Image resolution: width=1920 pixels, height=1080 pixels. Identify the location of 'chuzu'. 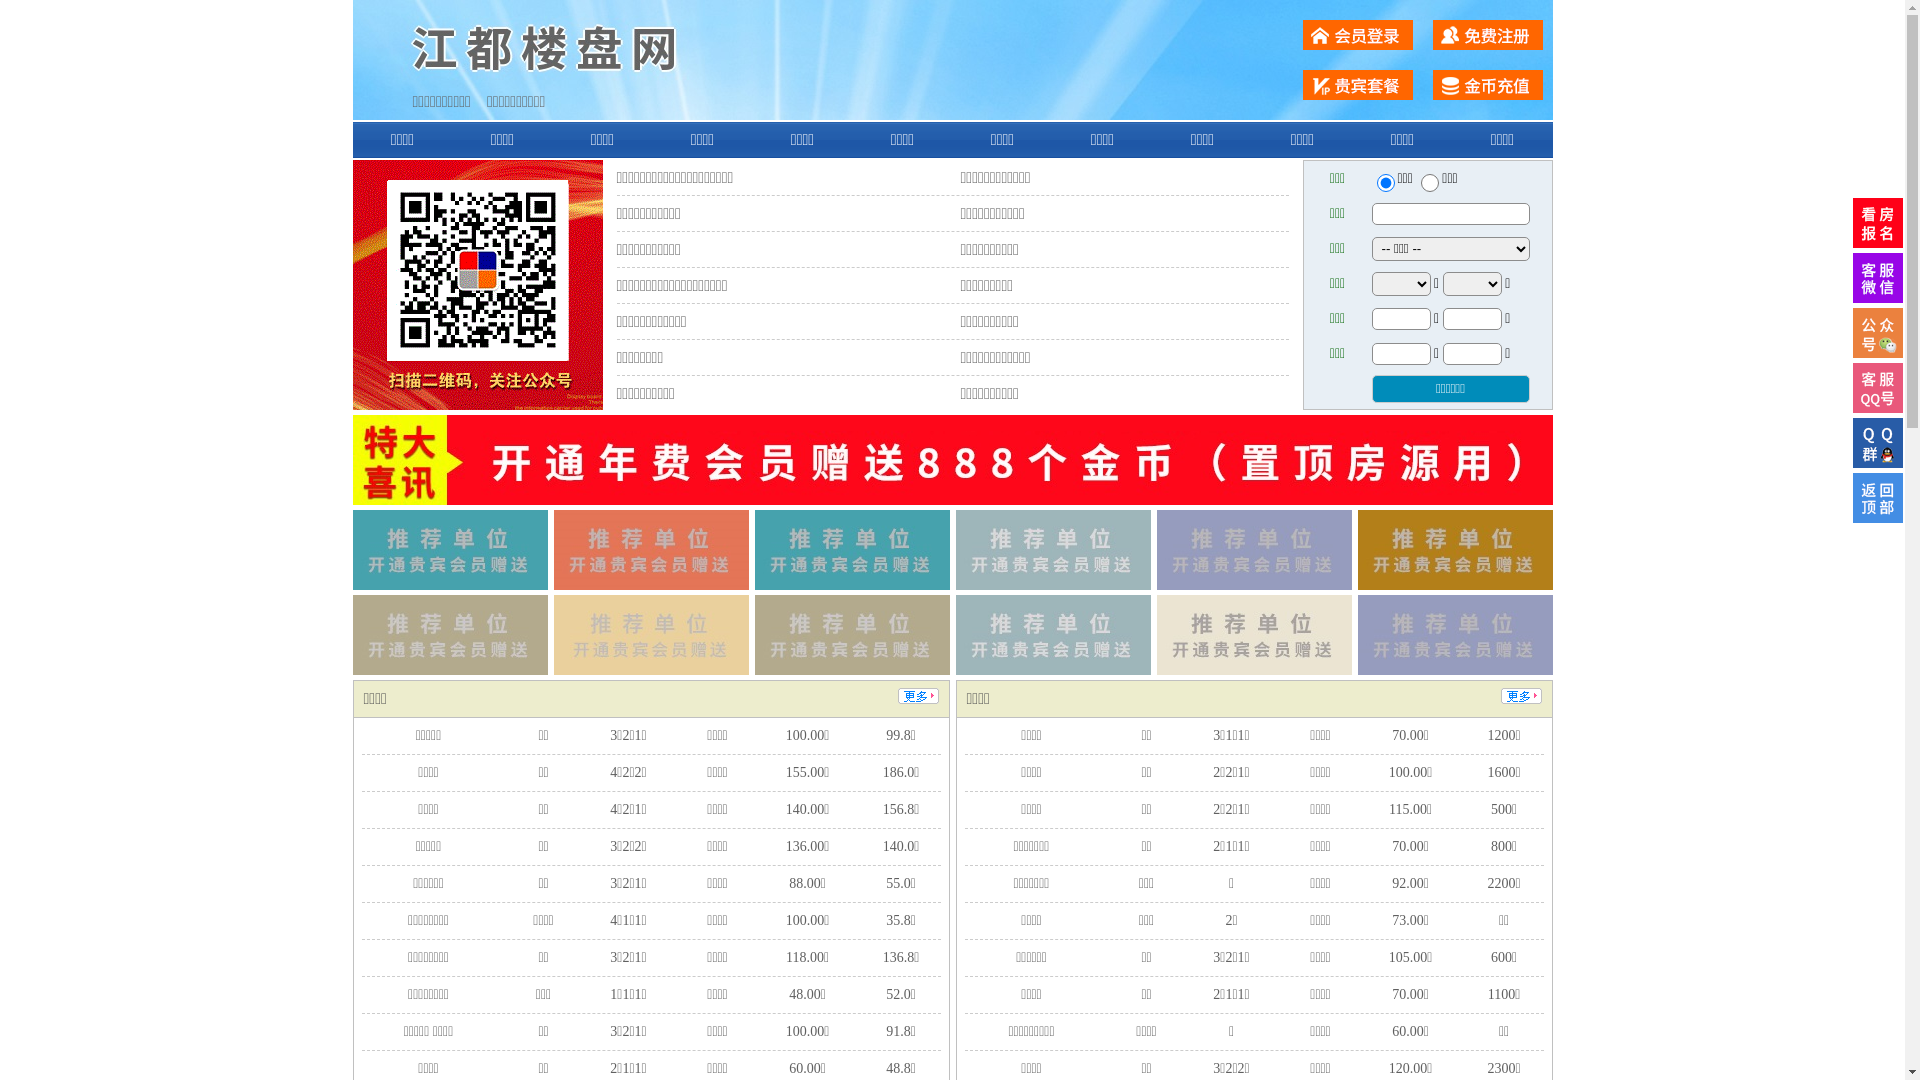
(1429, 182).